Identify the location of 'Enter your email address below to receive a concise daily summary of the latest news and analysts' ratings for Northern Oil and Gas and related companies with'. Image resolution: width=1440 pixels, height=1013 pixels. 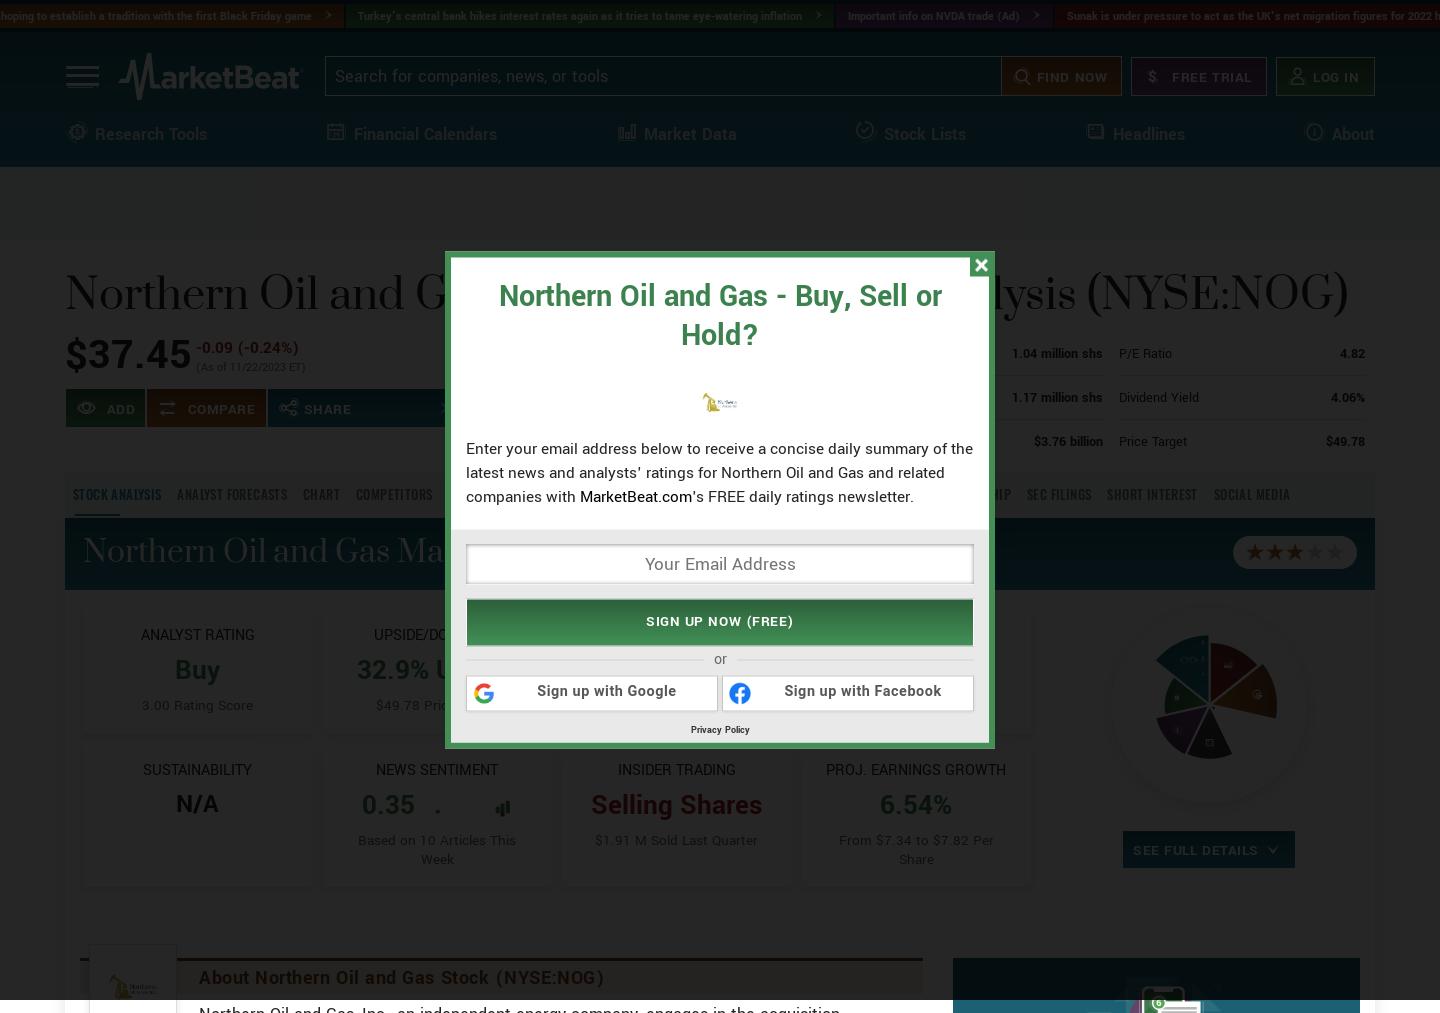
(719, 471).